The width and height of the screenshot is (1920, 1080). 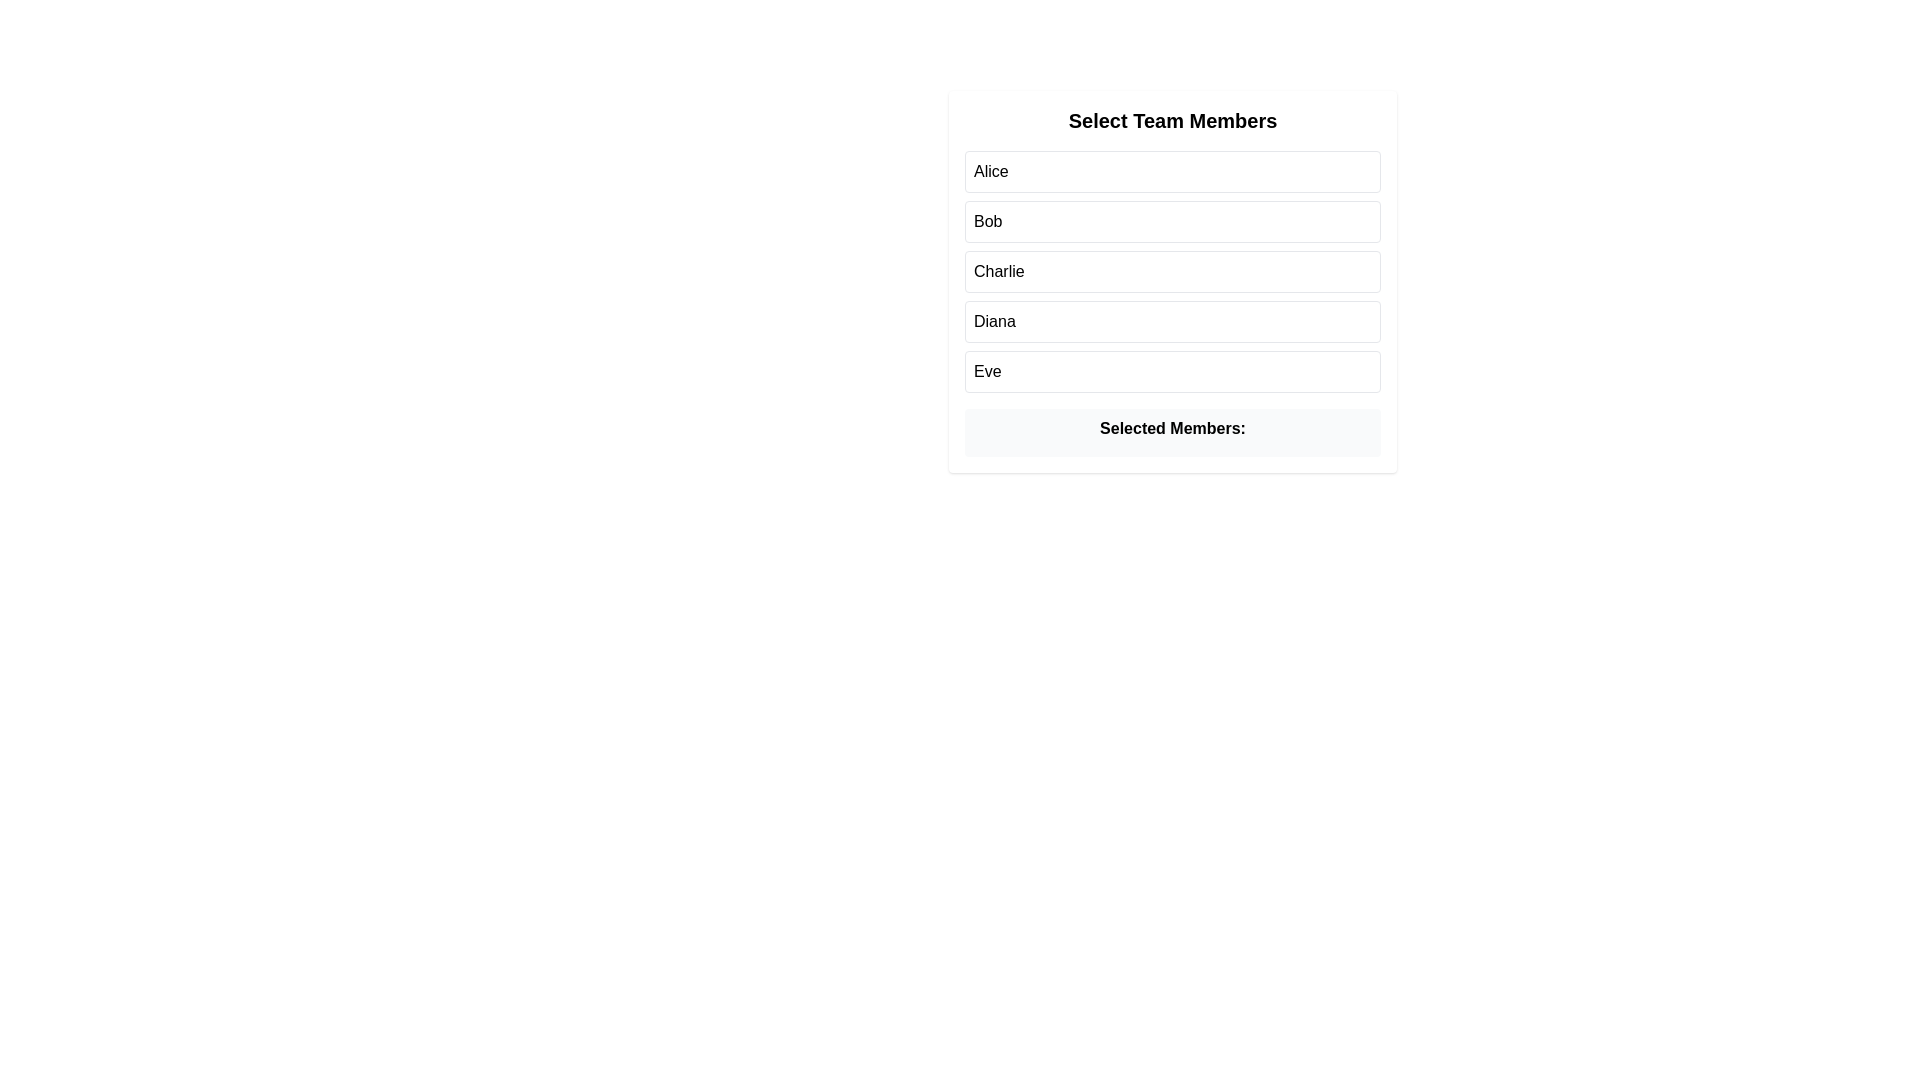 I want to click on the List Item element that displays 'Bob', which is the second item in a vertical list of team members, so click(x=1172, y=222).